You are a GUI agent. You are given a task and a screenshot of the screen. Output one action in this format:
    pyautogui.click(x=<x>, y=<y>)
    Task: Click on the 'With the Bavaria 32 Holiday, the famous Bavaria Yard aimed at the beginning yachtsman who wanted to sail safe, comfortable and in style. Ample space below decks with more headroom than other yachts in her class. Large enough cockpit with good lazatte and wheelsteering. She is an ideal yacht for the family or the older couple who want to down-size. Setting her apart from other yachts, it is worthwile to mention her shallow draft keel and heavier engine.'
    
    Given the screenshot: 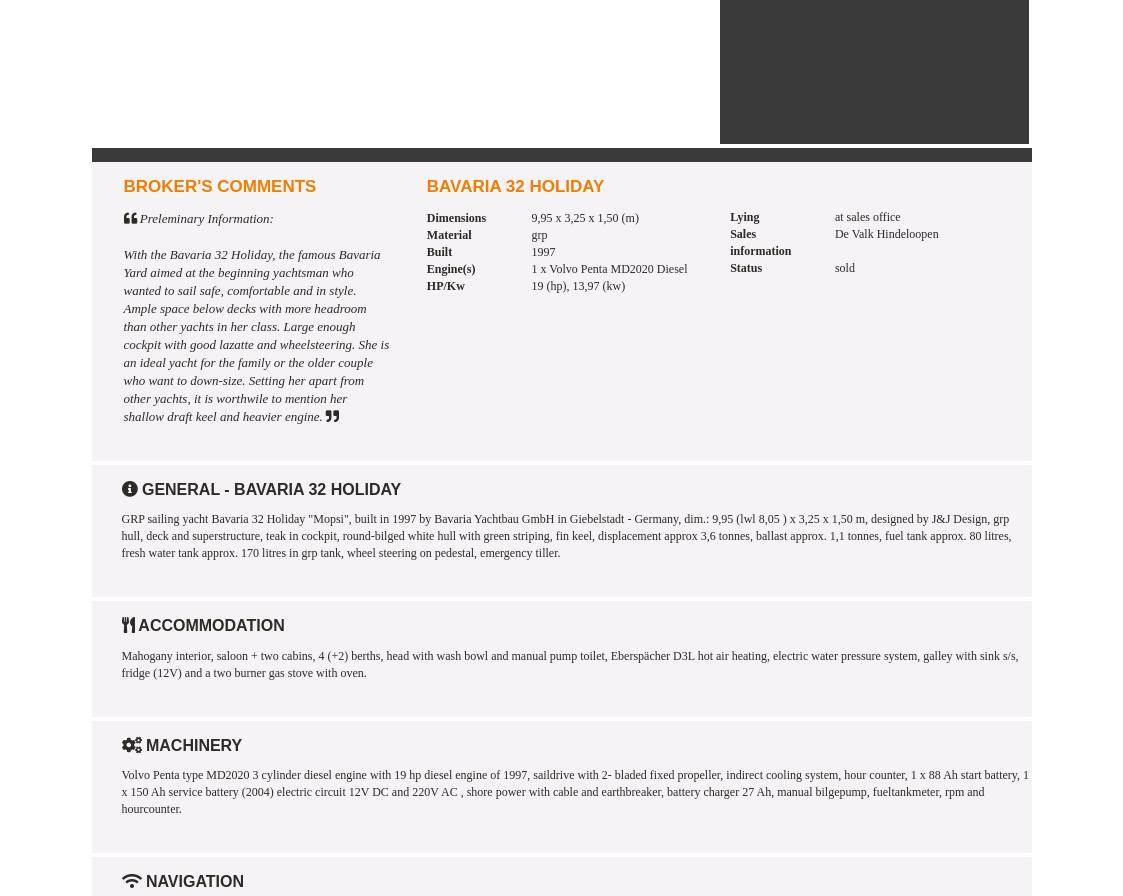 What is the action you would take?
    pyautogui.click(x=256, y=334)
    